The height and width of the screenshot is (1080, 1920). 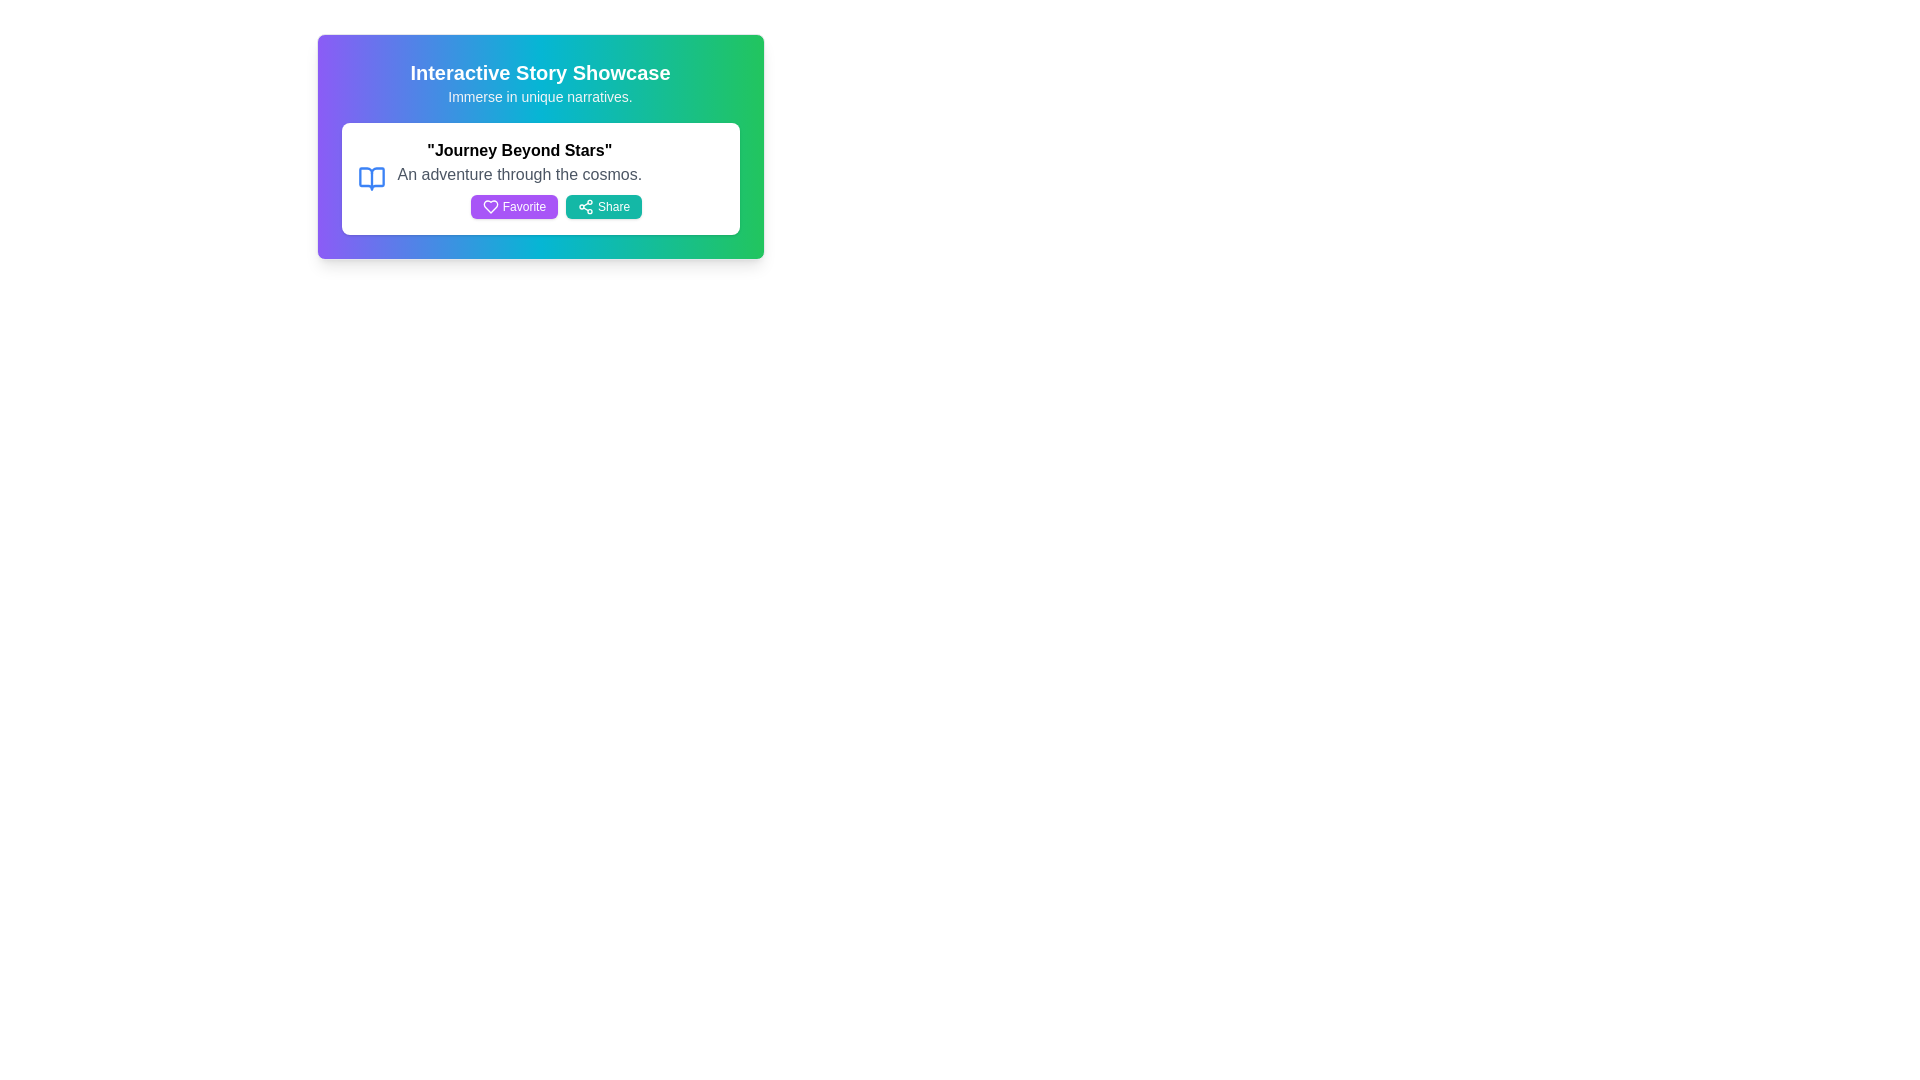 I want to click on the 'Favorite' button with a purple background and heart icon, located to the right of the text 'An adventure through the cosmos.', so click(x=519, y=207).